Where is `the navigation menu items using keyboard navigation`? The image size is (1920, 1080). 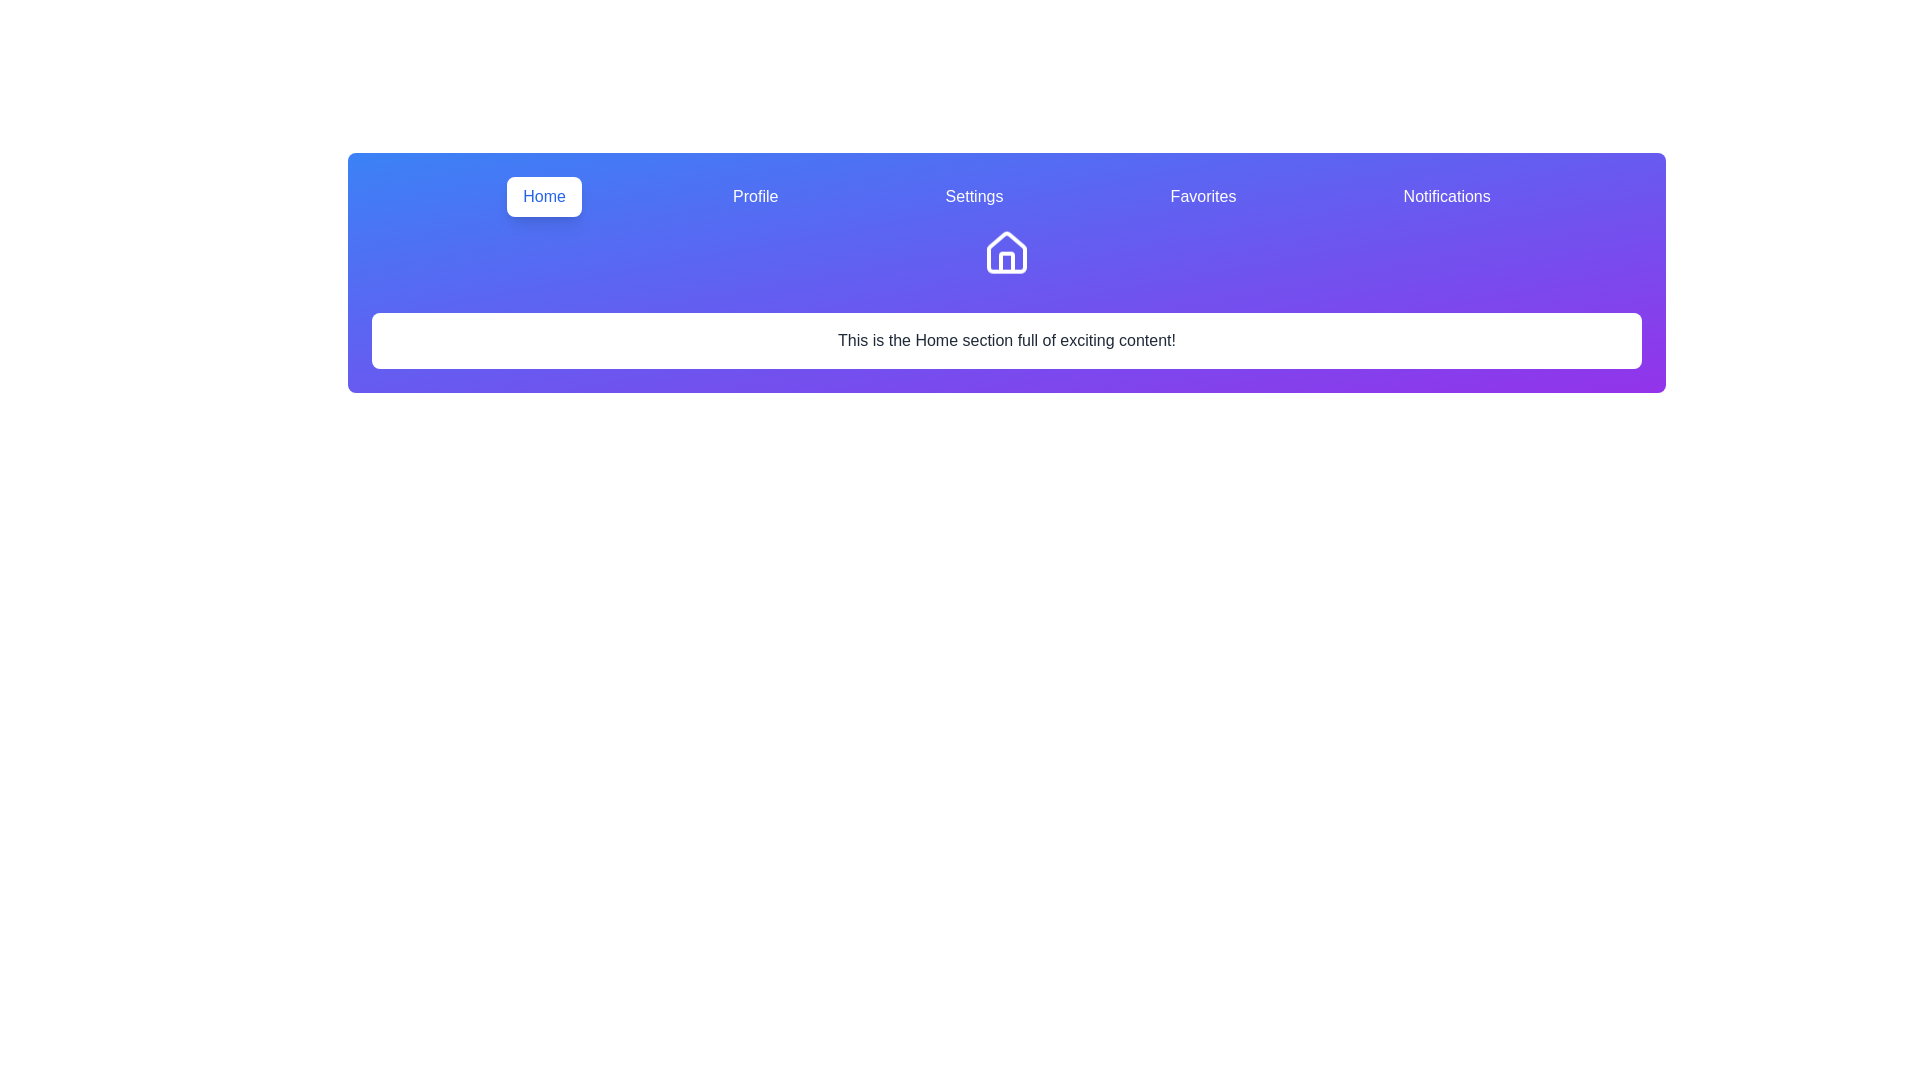 the navigation menu items using keyboard navigation is located at coordinates (1007, 196).